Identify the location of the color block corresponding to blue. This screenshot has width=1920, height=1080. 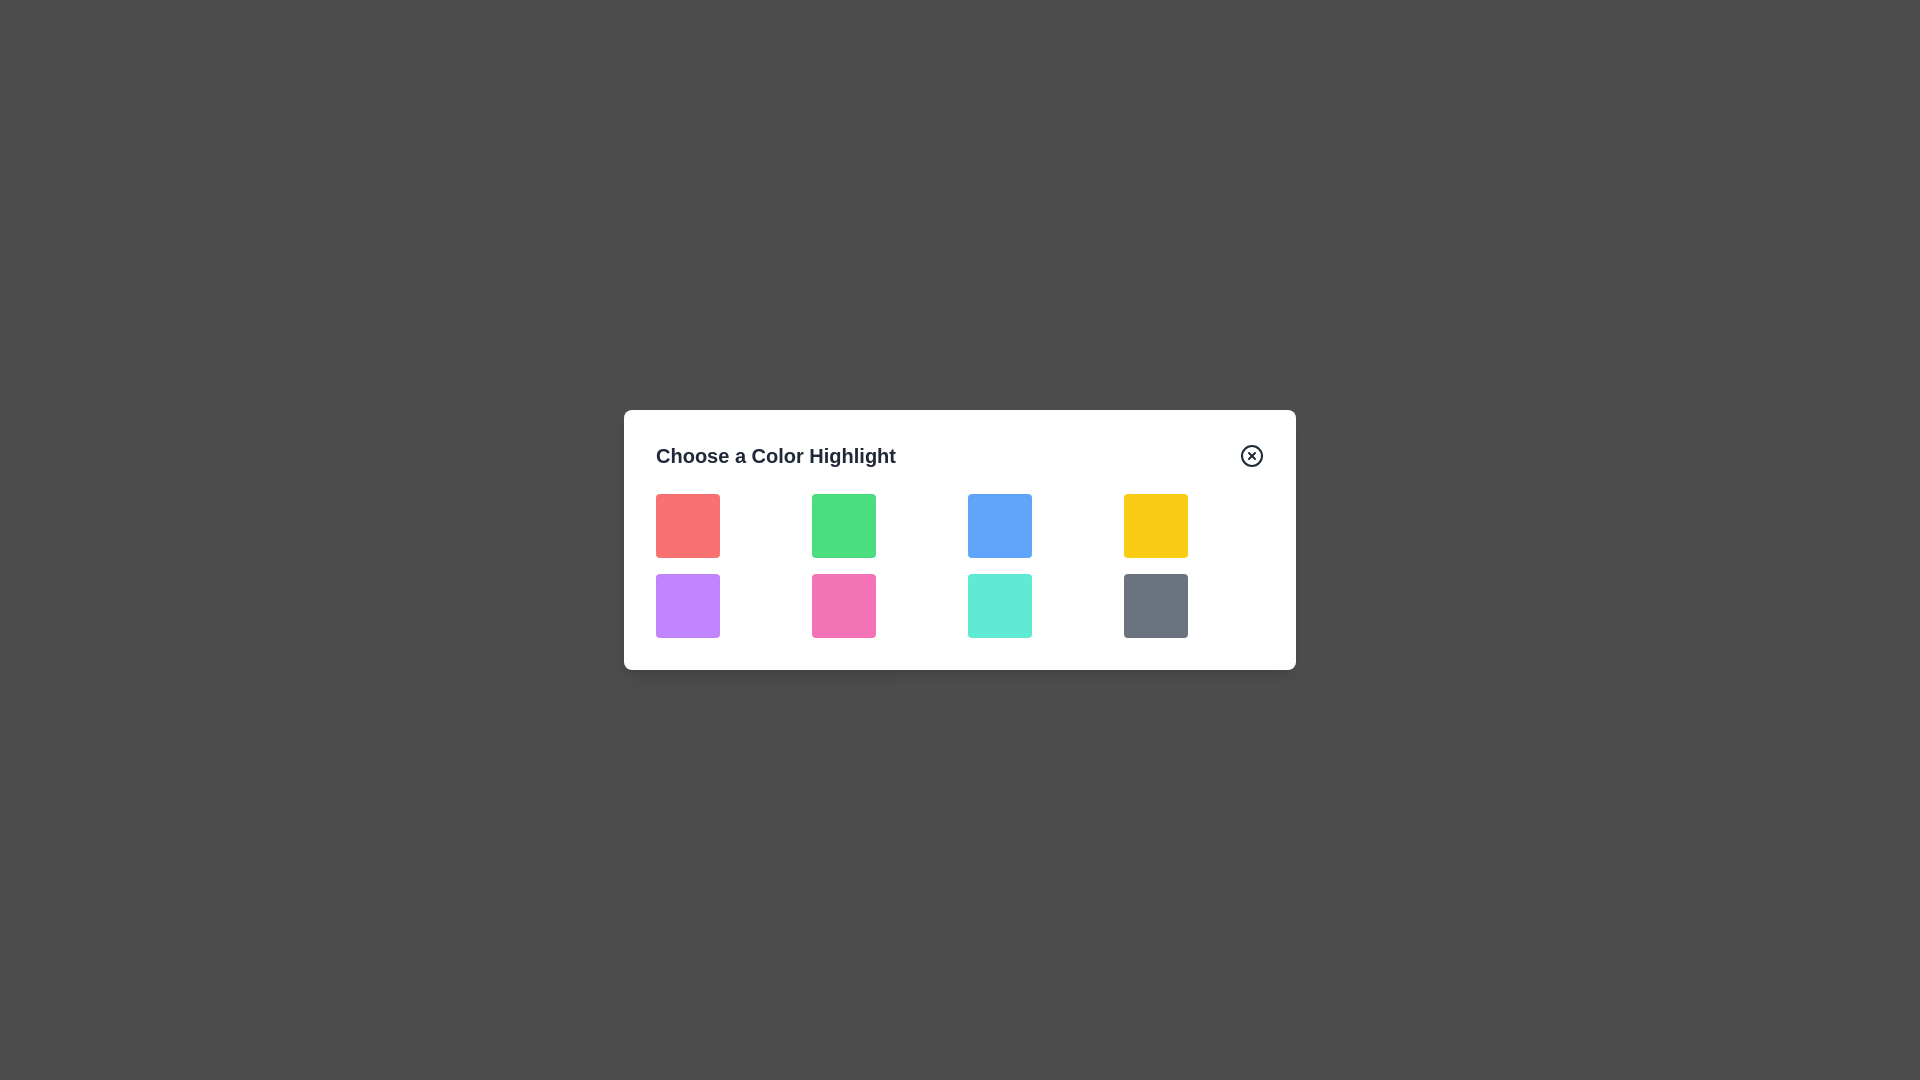
(999, 524).